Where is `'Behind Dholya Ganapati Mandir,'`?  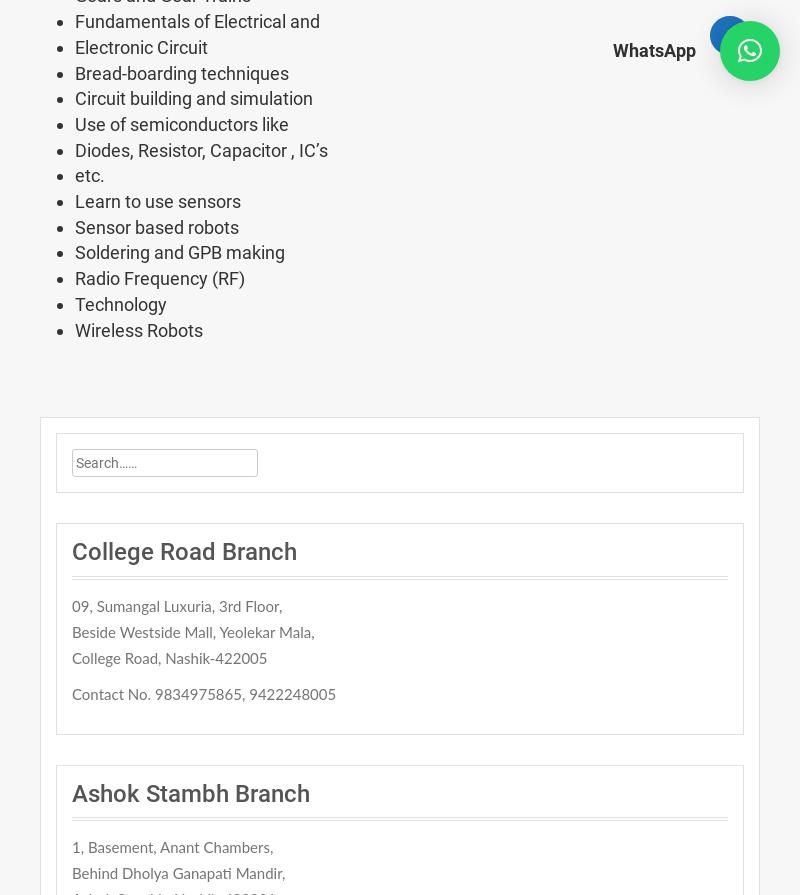
'Behind Dholya Ganapati Mandir,' is located at coordinates (177, 873).